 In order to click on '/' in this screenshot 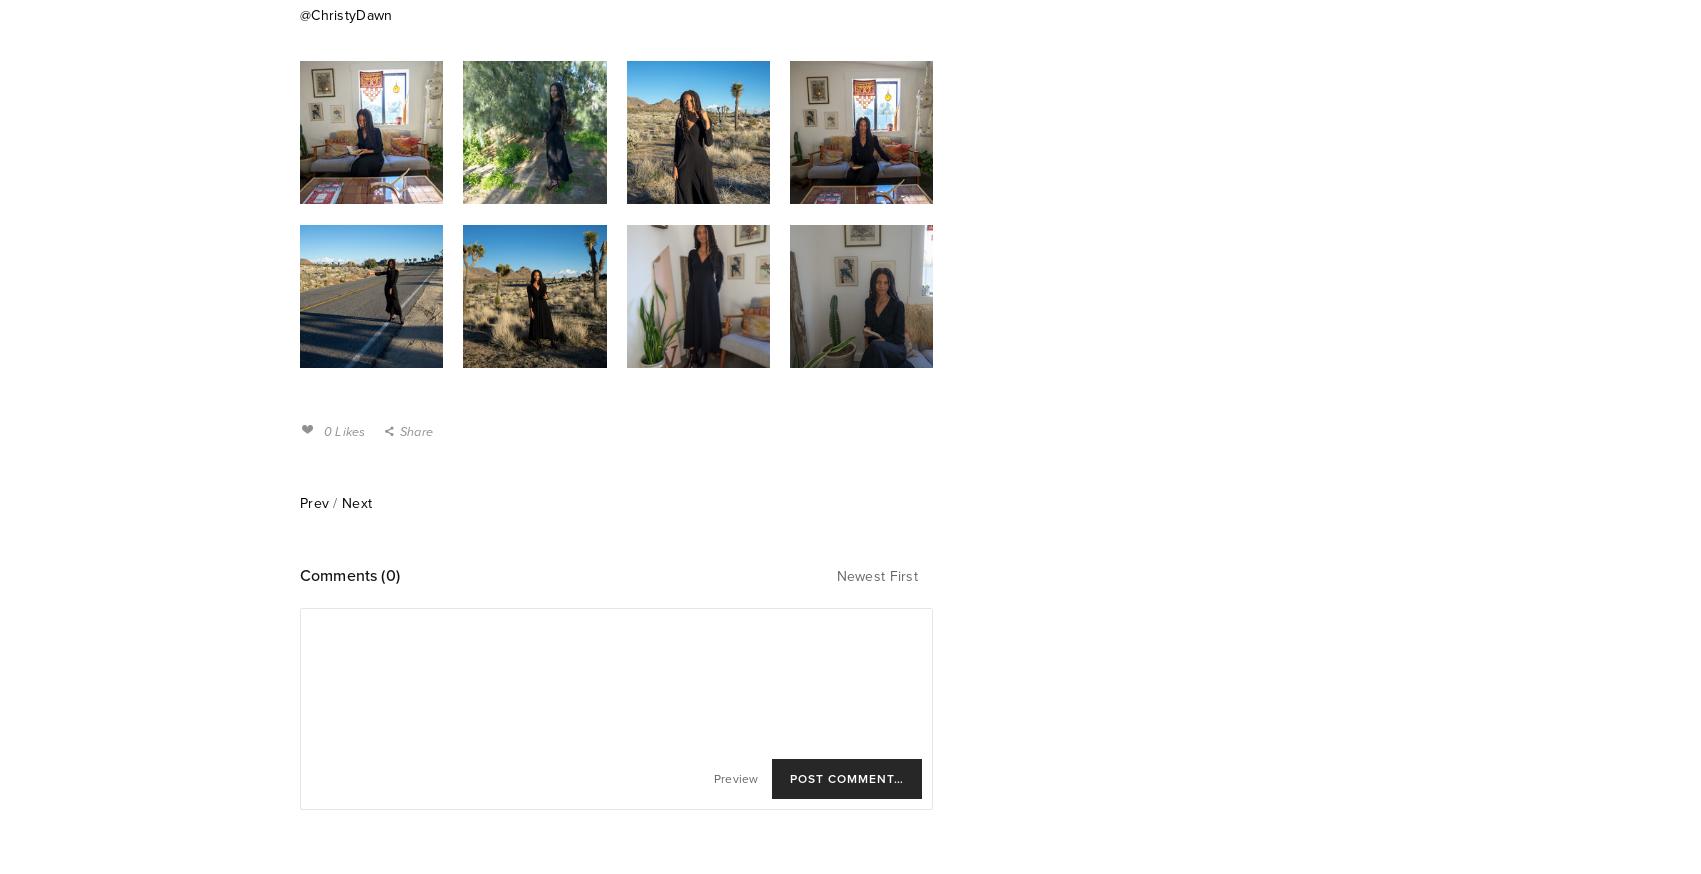, I will do `click(334, 502)`.